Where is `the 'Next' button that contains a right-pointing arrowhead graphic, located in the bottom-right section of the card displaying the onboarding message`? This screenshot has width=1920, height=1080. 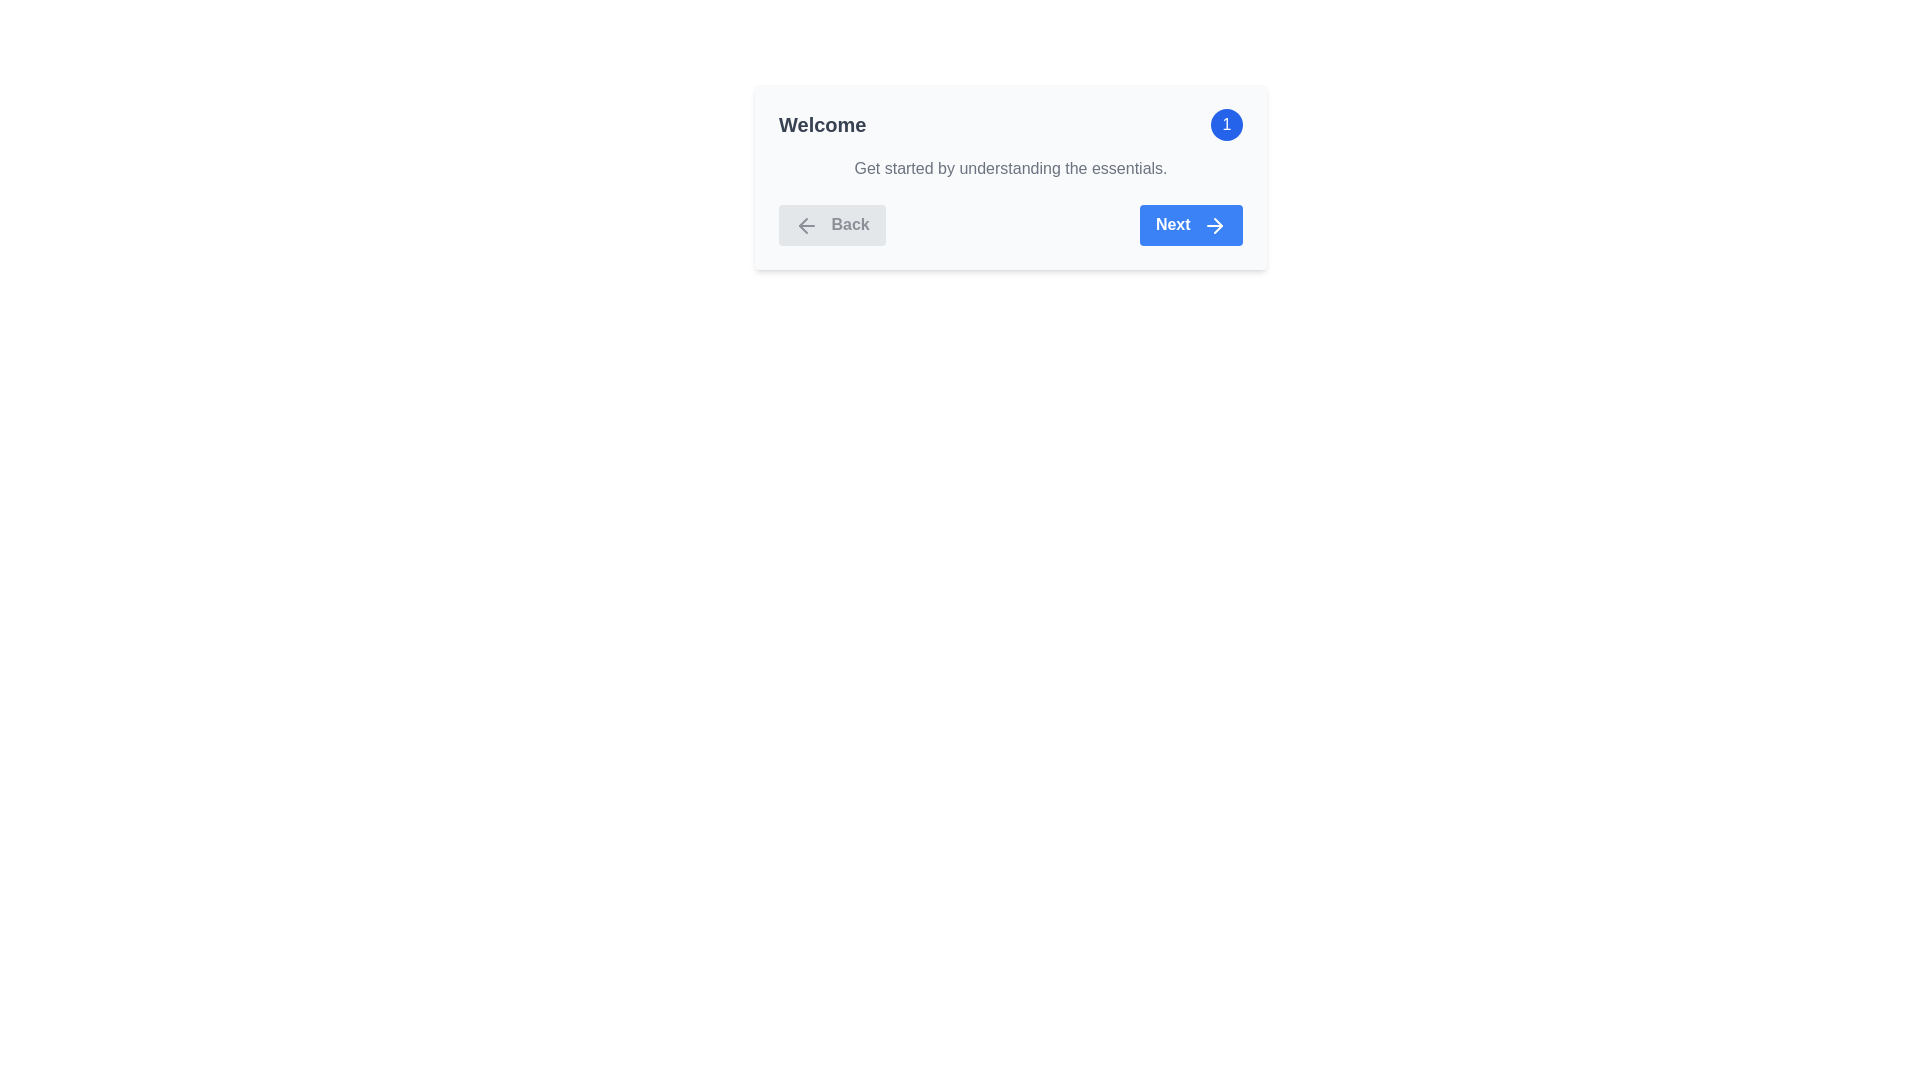 the 'Next' button that contains a right-pointing arrowhead graphic, located in the bottom-right section of the card displaying the onboarding message is located at coordinates (1217, 225).